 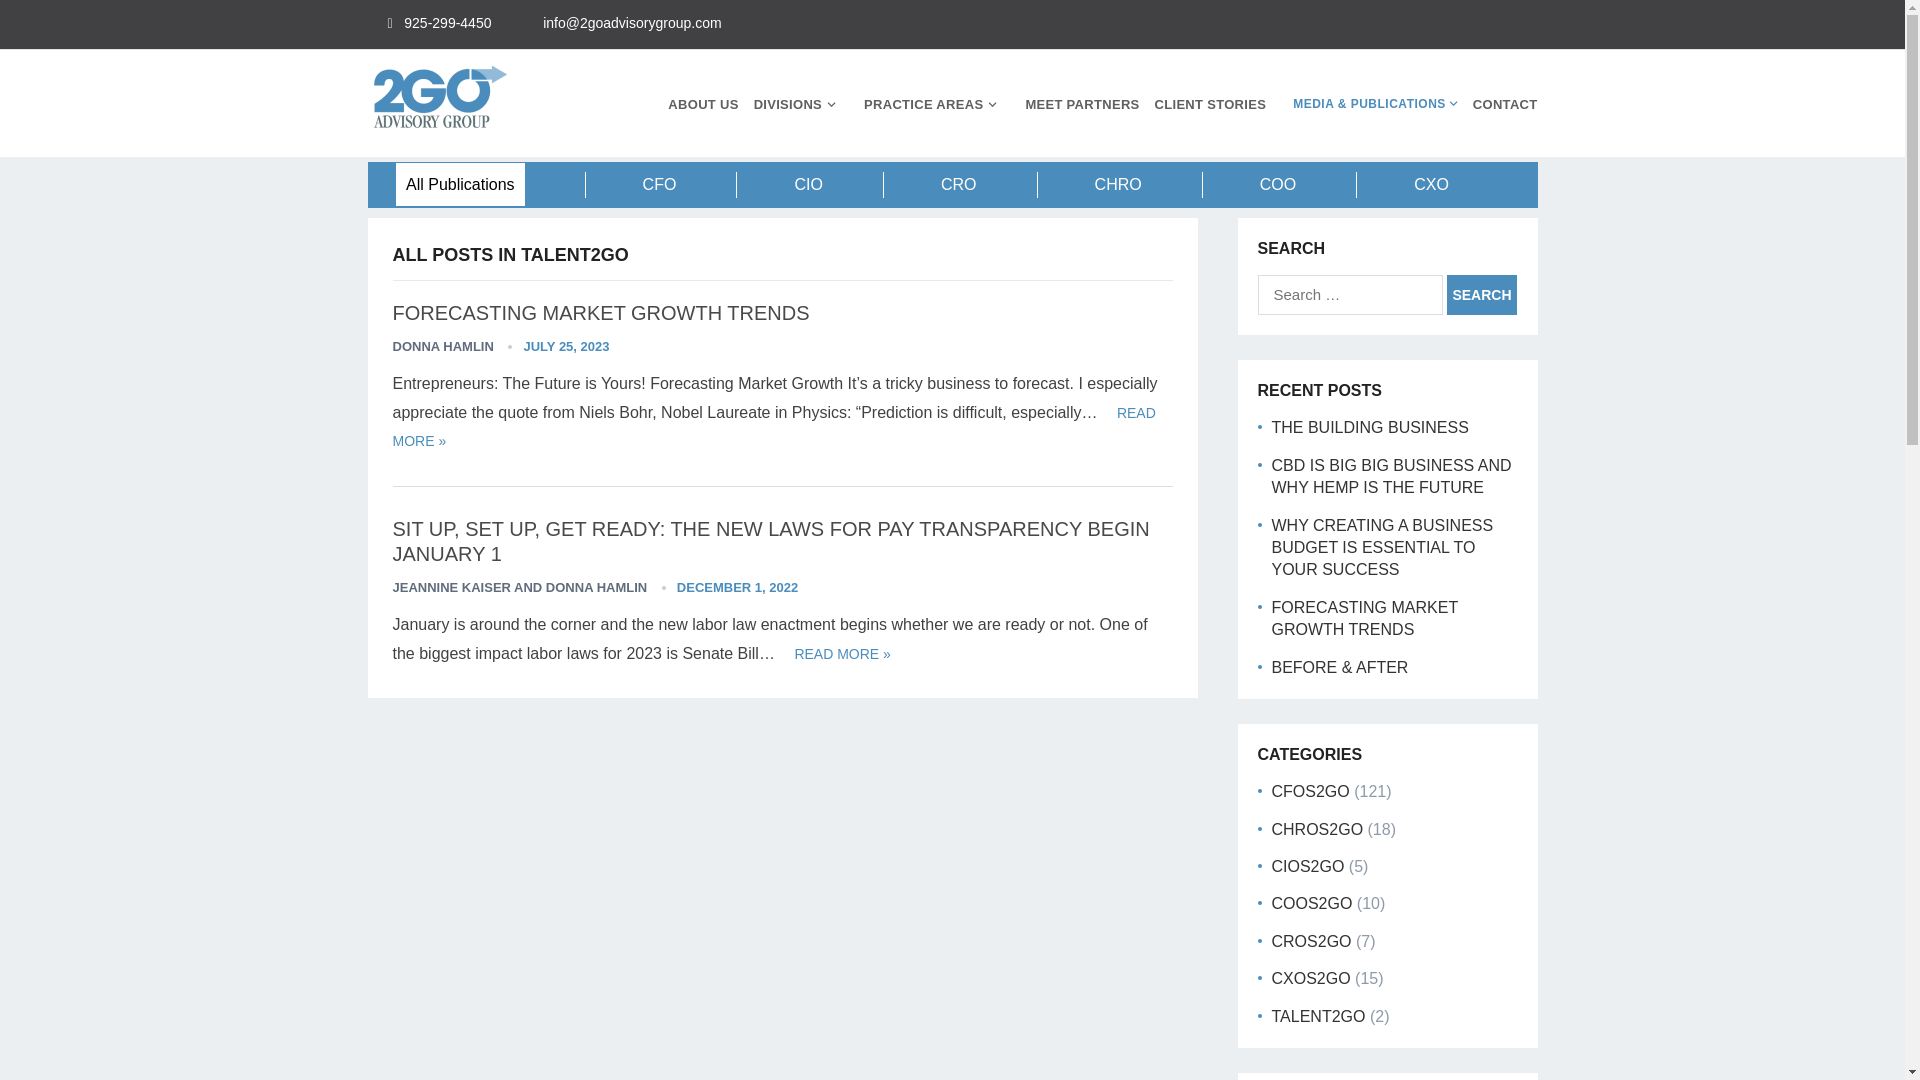 What do you see at coordinates (519, 586) in the screenshot?
I see `'JEANNINE KAISER AND DONNA HAMLIN'` at bounding box center [519, 586].